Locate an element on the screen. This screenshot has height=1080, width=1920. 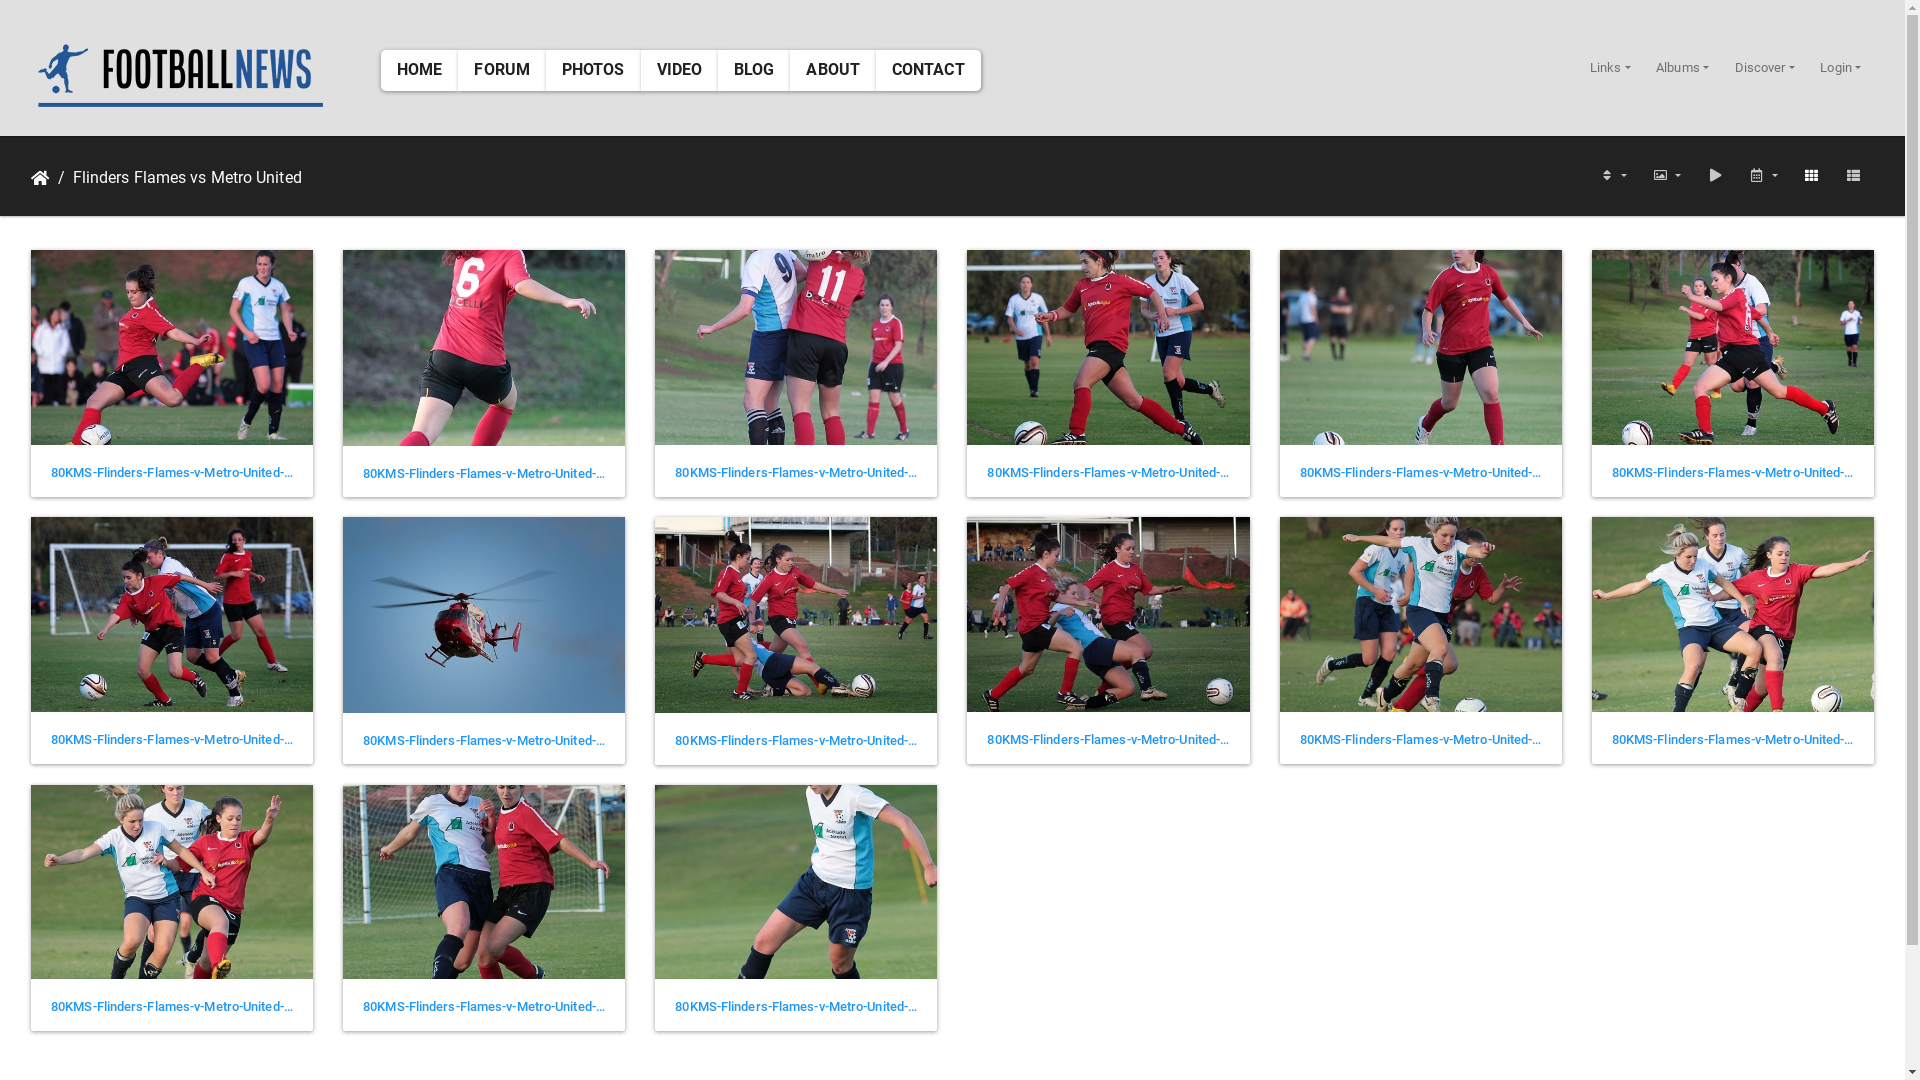
'Photo sizes' is located at coordinates (1640, 175).